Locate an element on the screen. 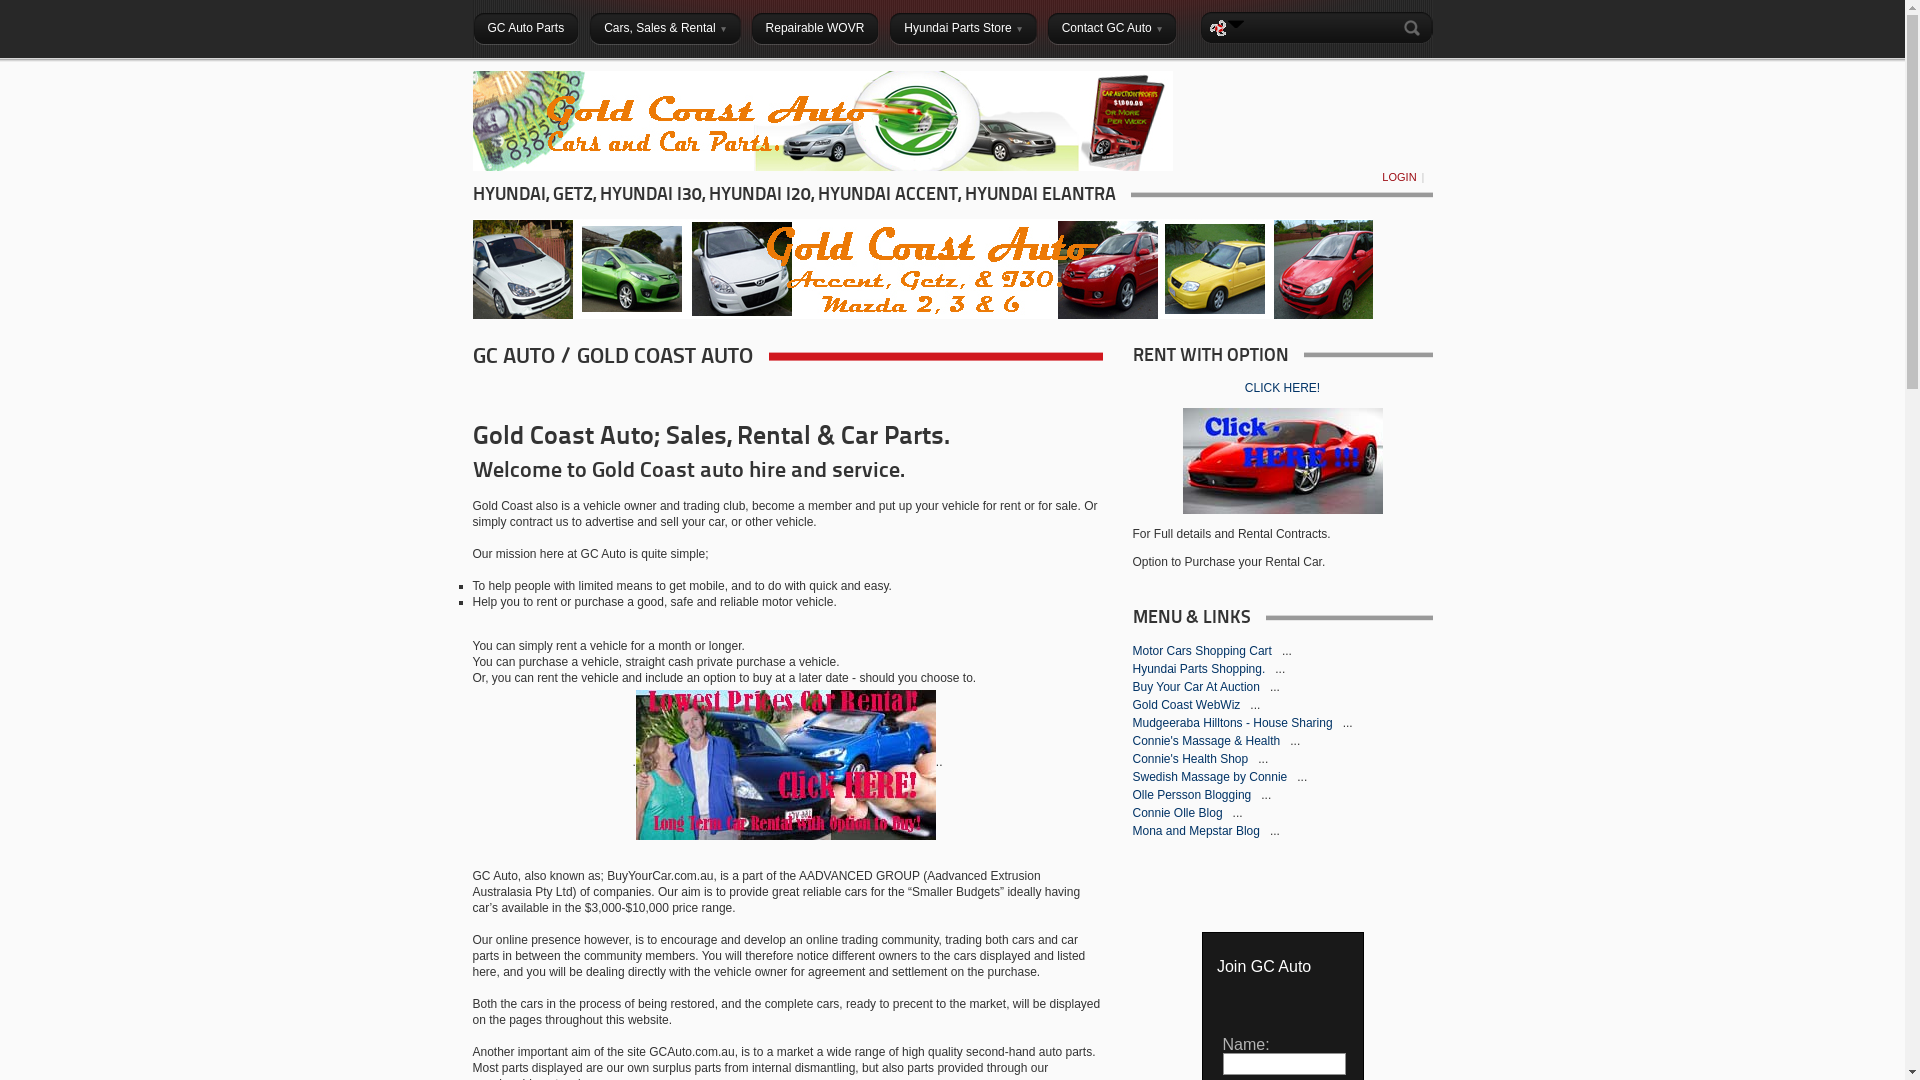 The width and height of the screenshot is (1920, 1080). 'Connie Olle Blog' is located at coordinates (1132, 813).